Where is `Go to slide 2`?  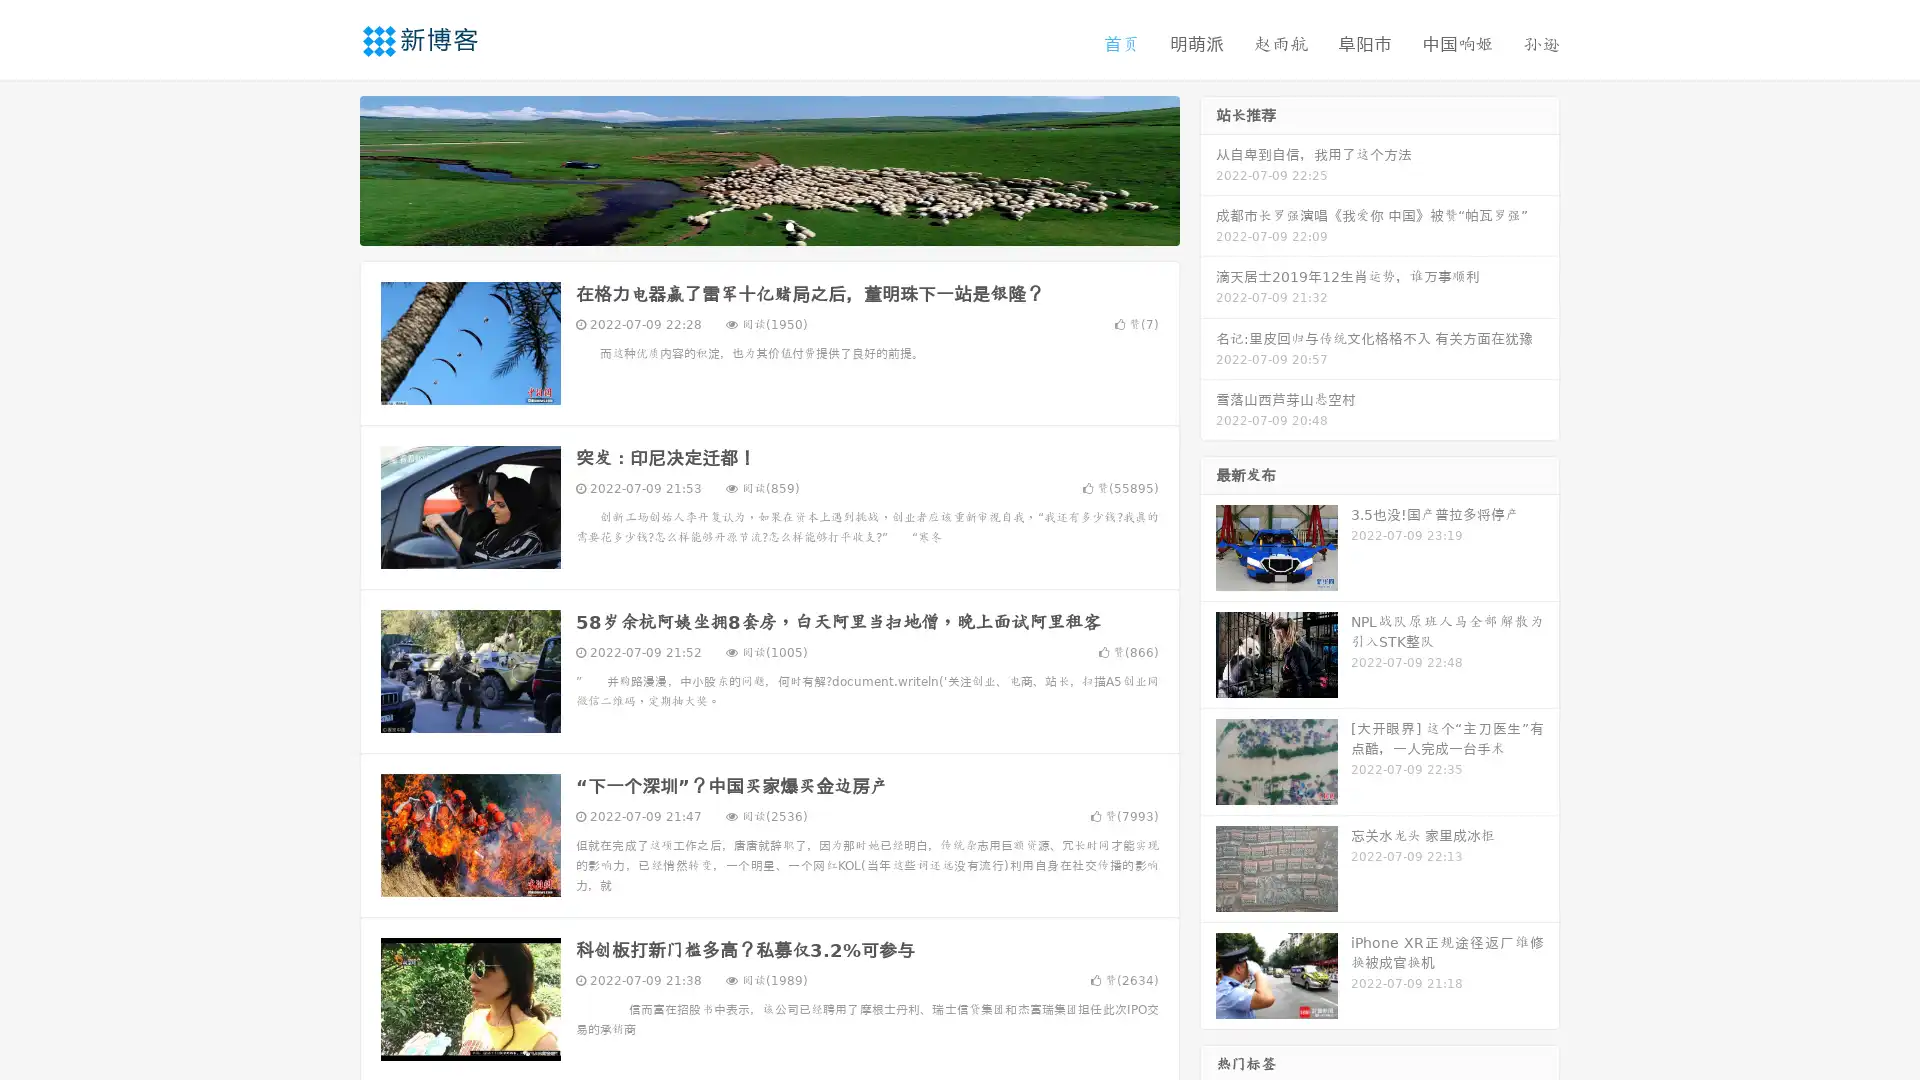 Go to slide 2 is located at coordinates (768, 225).